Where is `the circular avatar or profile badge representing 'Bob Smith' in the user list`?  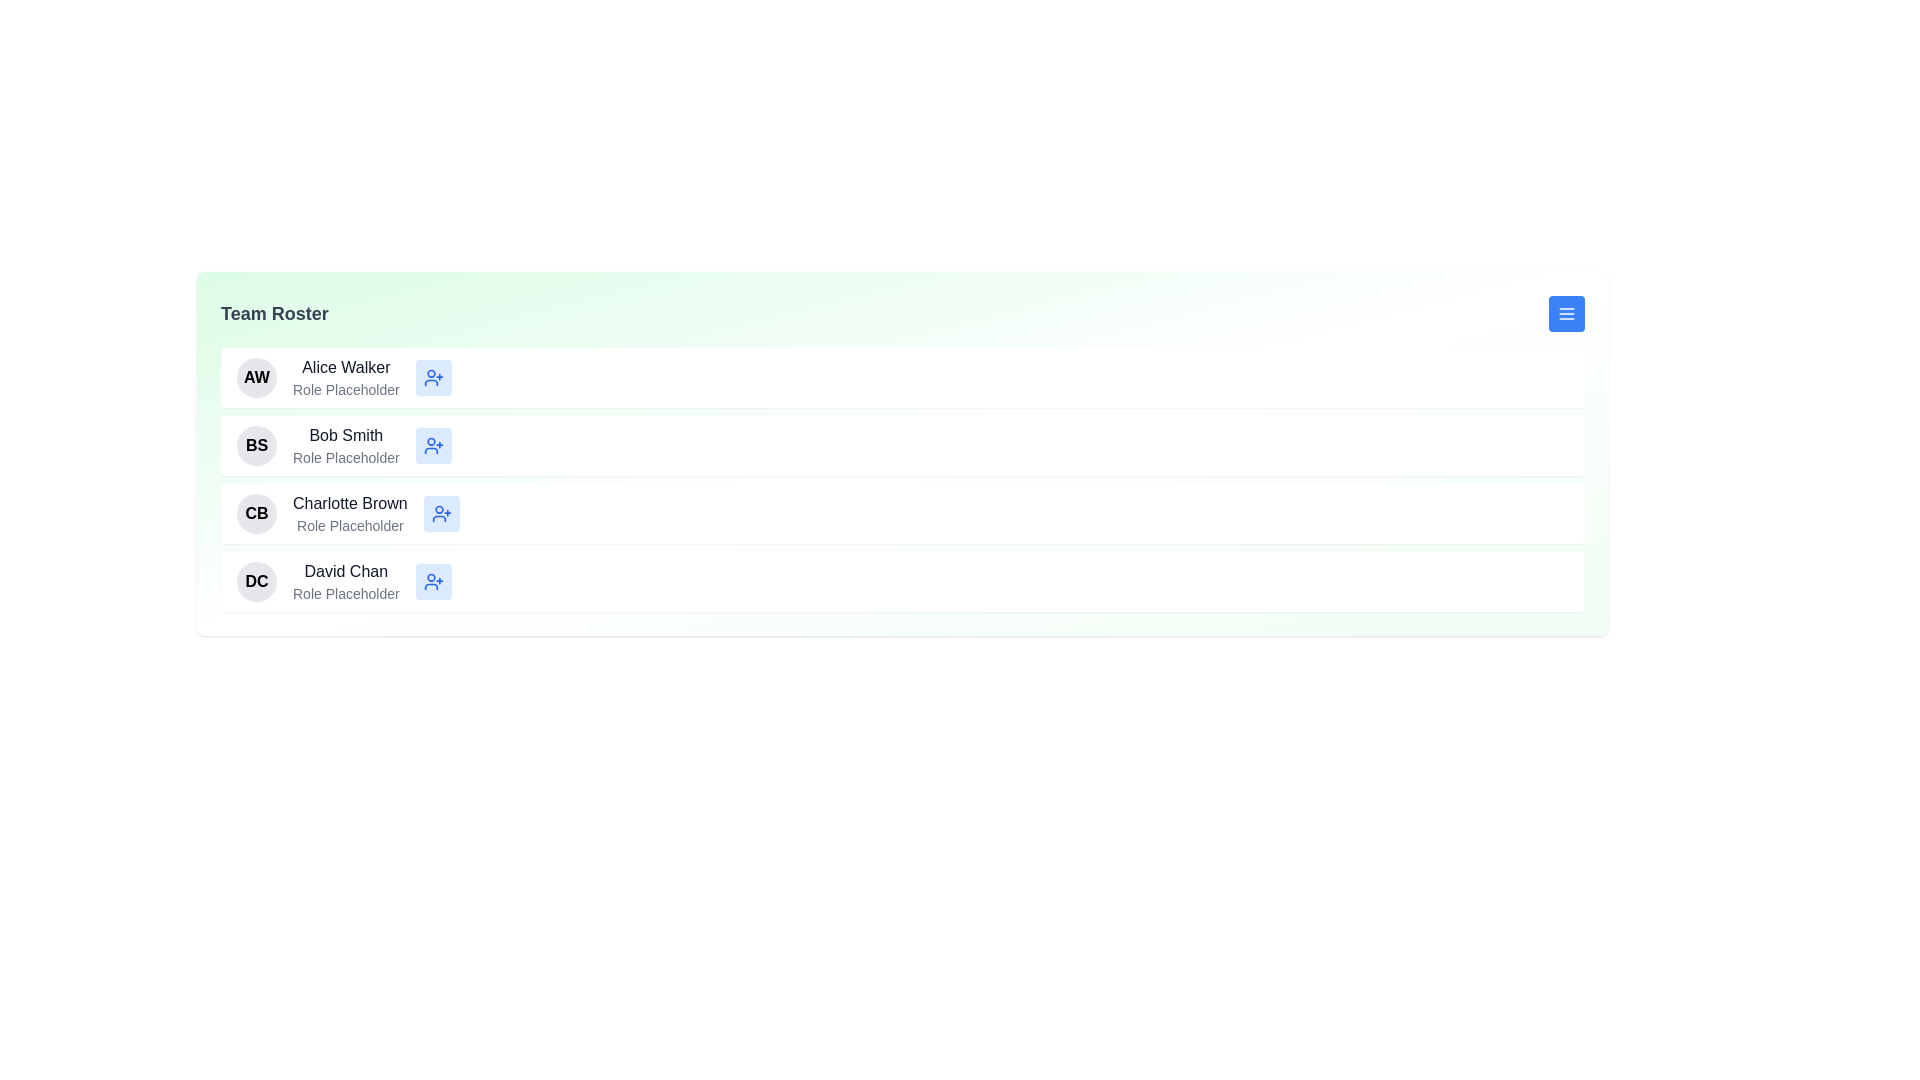 the circular avatar or profile badge representing 'Bob Smith' in the user list is located at coordinates (256, 445).